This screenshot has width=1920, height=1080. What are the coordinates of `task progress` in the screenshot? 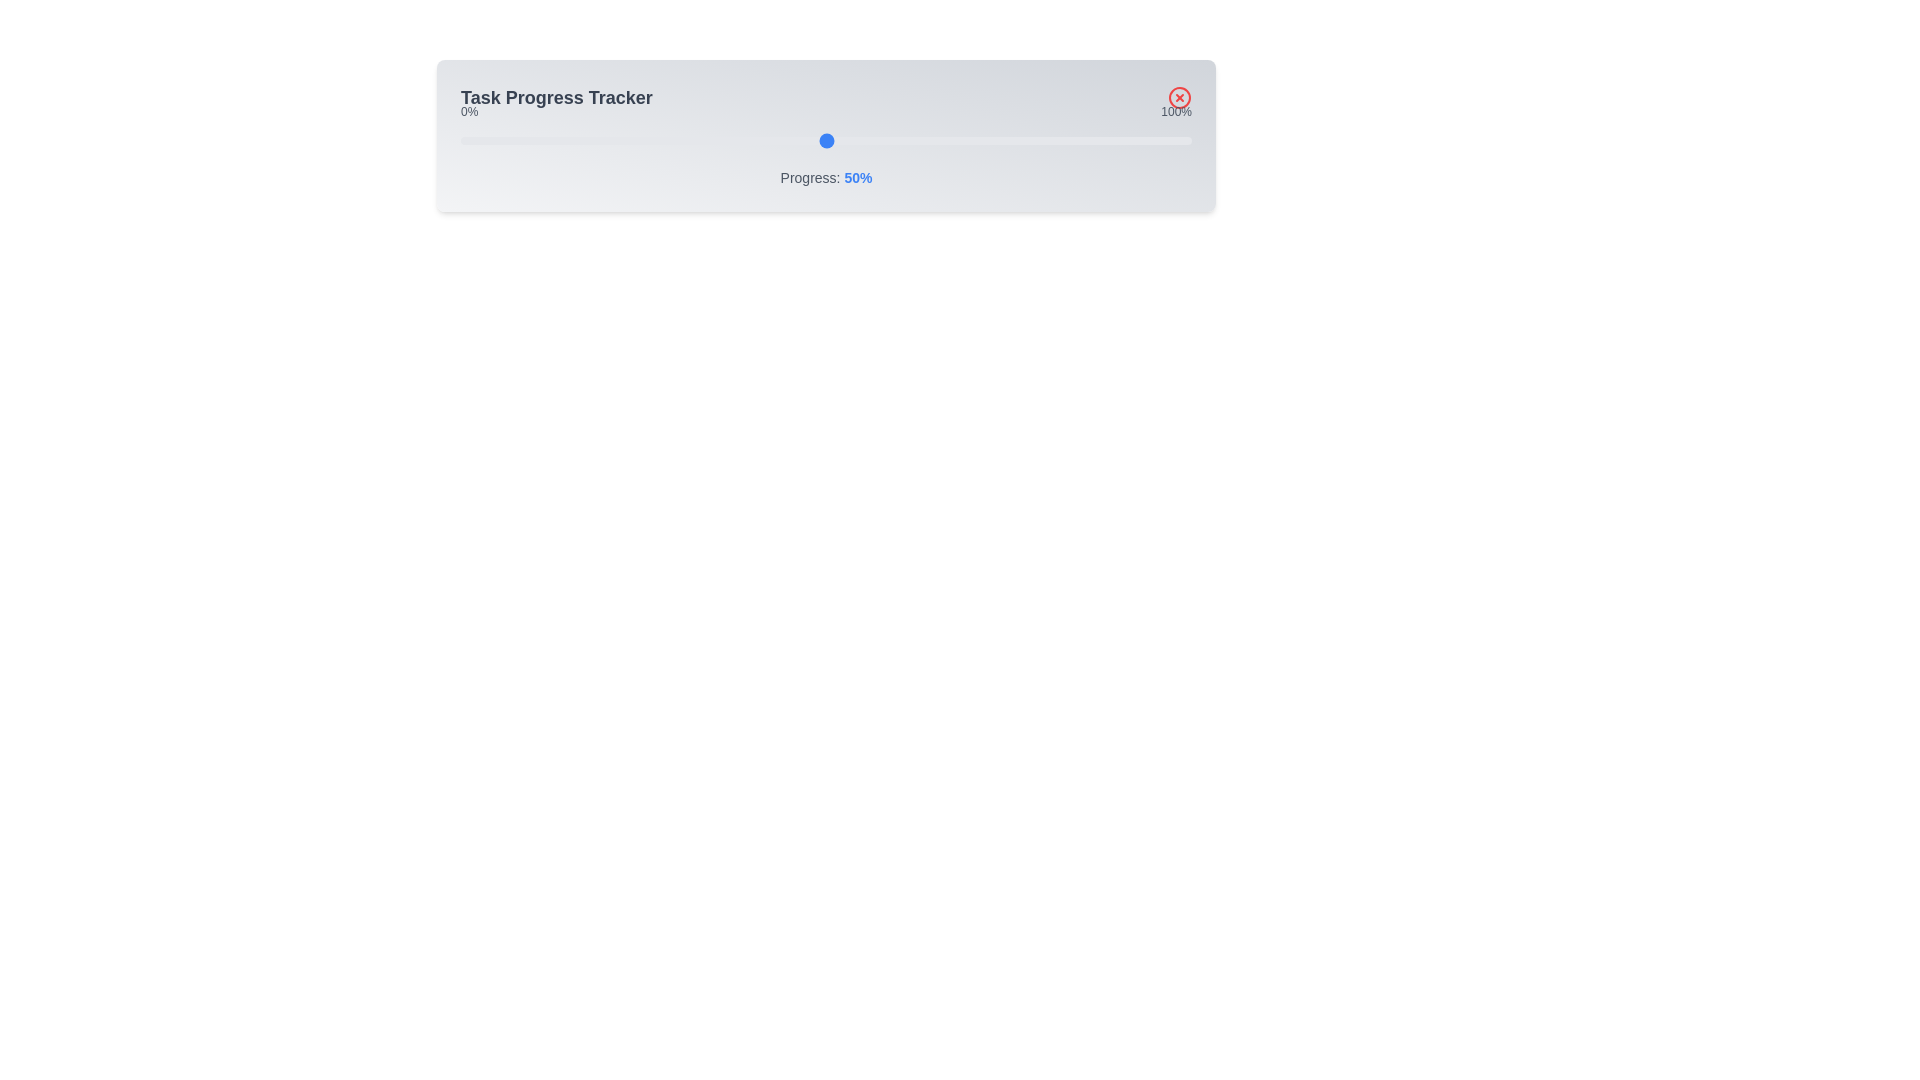 It's located at (935, 140).